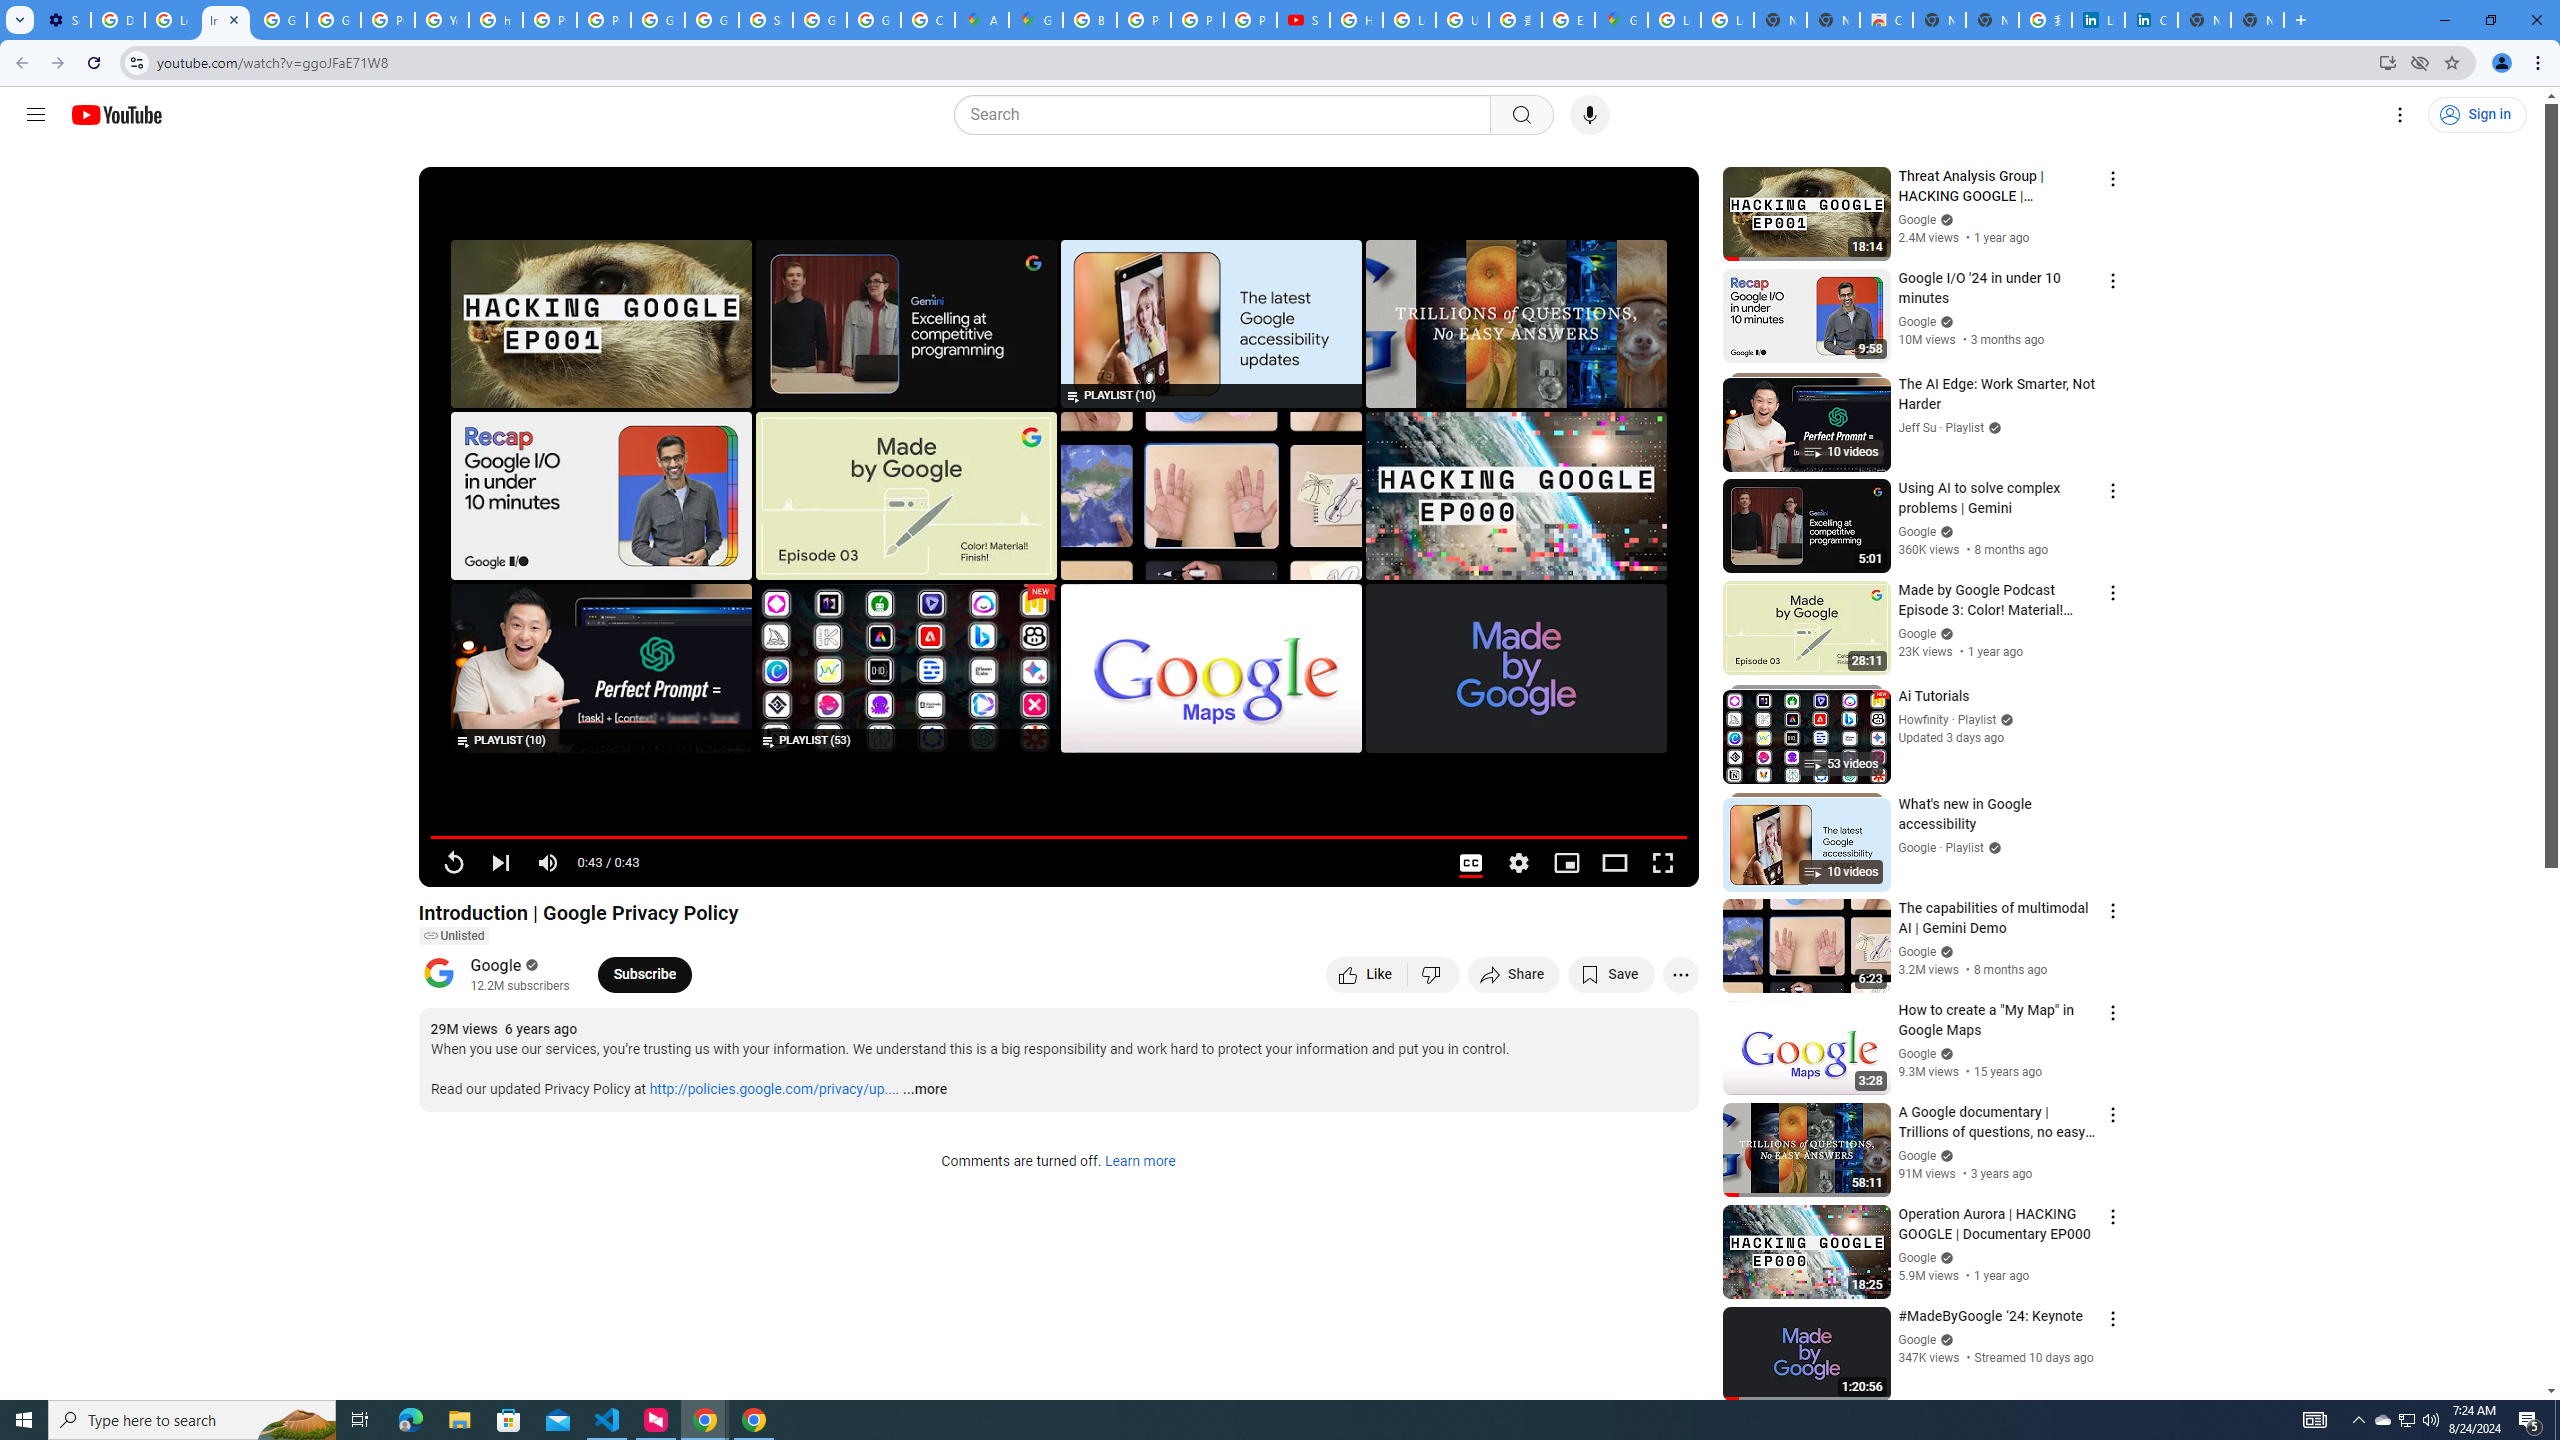 The width and height of the screenshot is (2560, 1440). I want to click on 'Action menu', so click(2111, 1318).